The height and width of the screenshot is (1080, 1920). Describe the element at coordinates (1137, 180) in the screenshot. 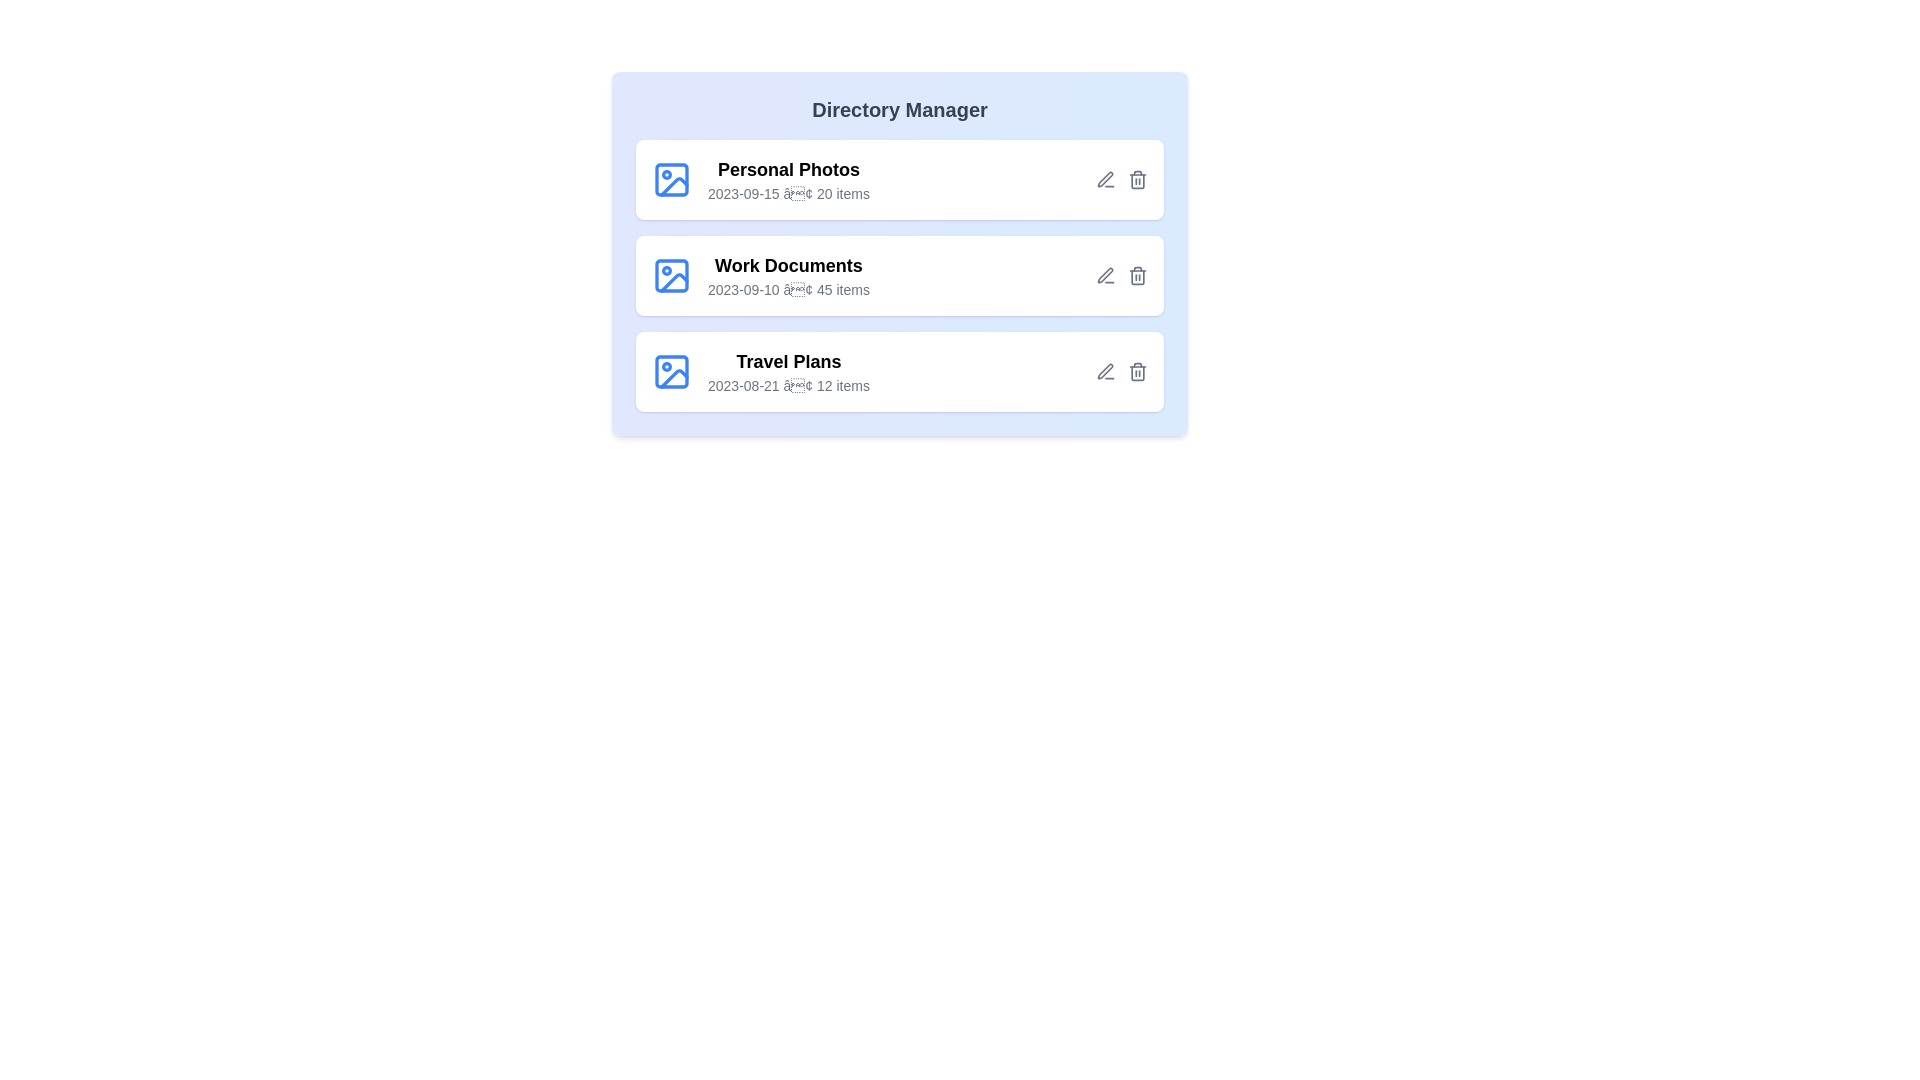

I see `the delete icon for the directory named Personal Photos` at that location.